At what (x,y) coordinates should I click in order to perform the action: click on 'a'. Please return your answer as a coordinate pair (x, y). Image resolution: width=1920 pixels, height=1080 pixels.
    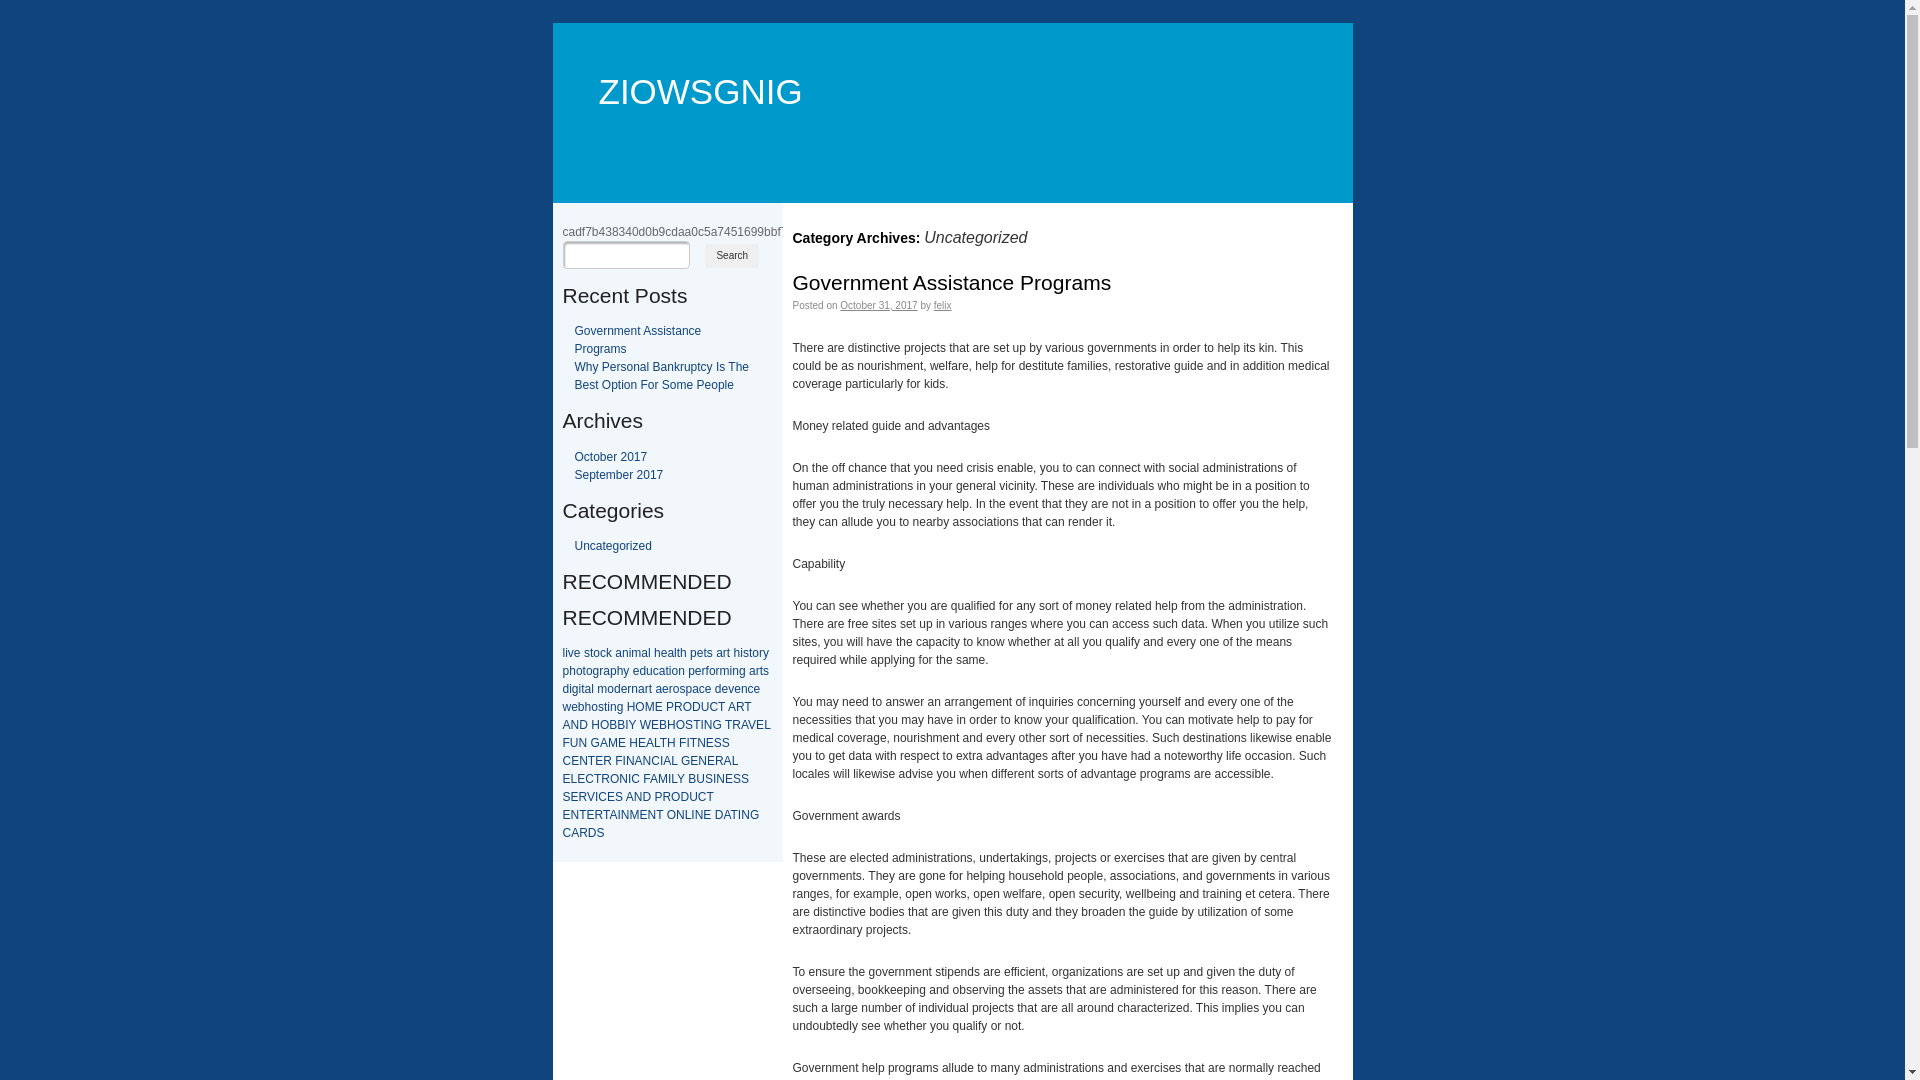
    Looking at the image, I should click on (641, 652).